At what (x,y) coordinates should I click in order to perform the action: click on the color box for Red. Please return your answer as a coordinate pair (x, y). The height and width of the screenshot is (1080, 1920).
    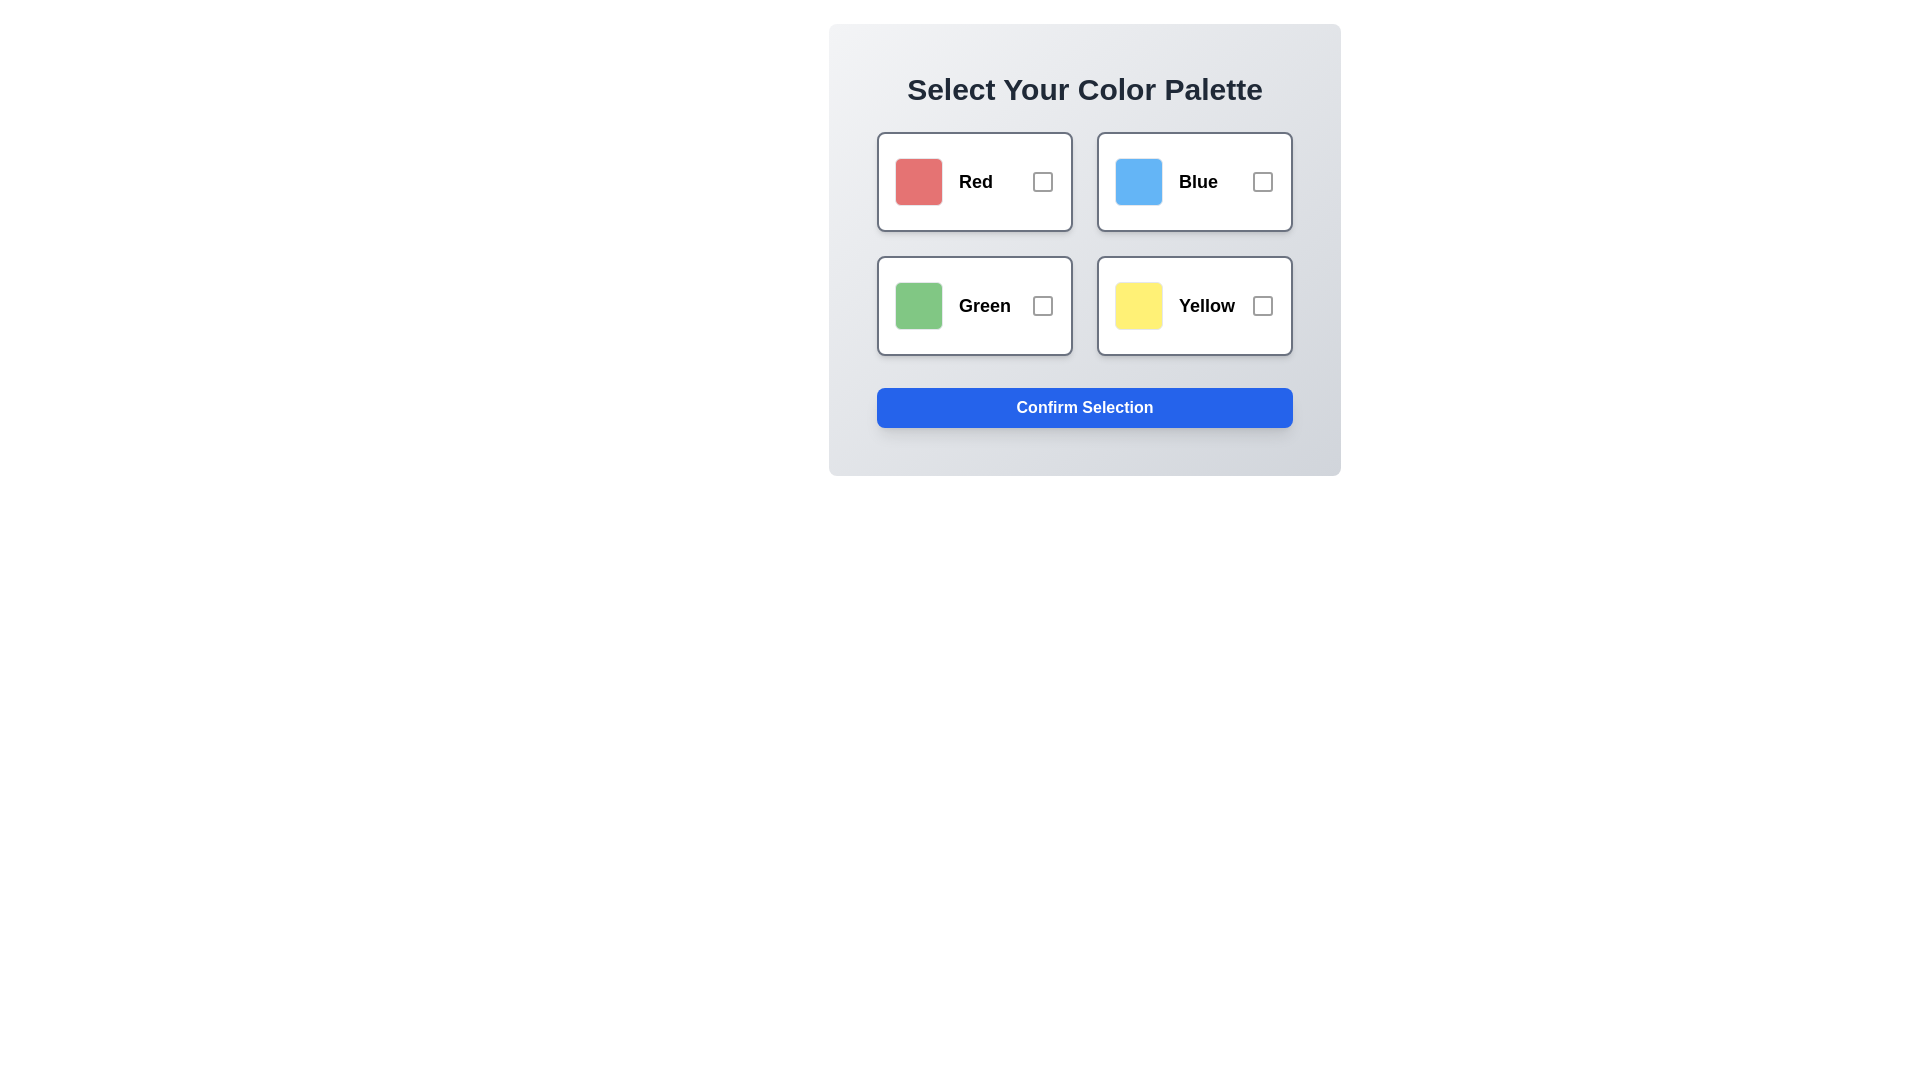
    Looking at the image, I should click on (974, 181).